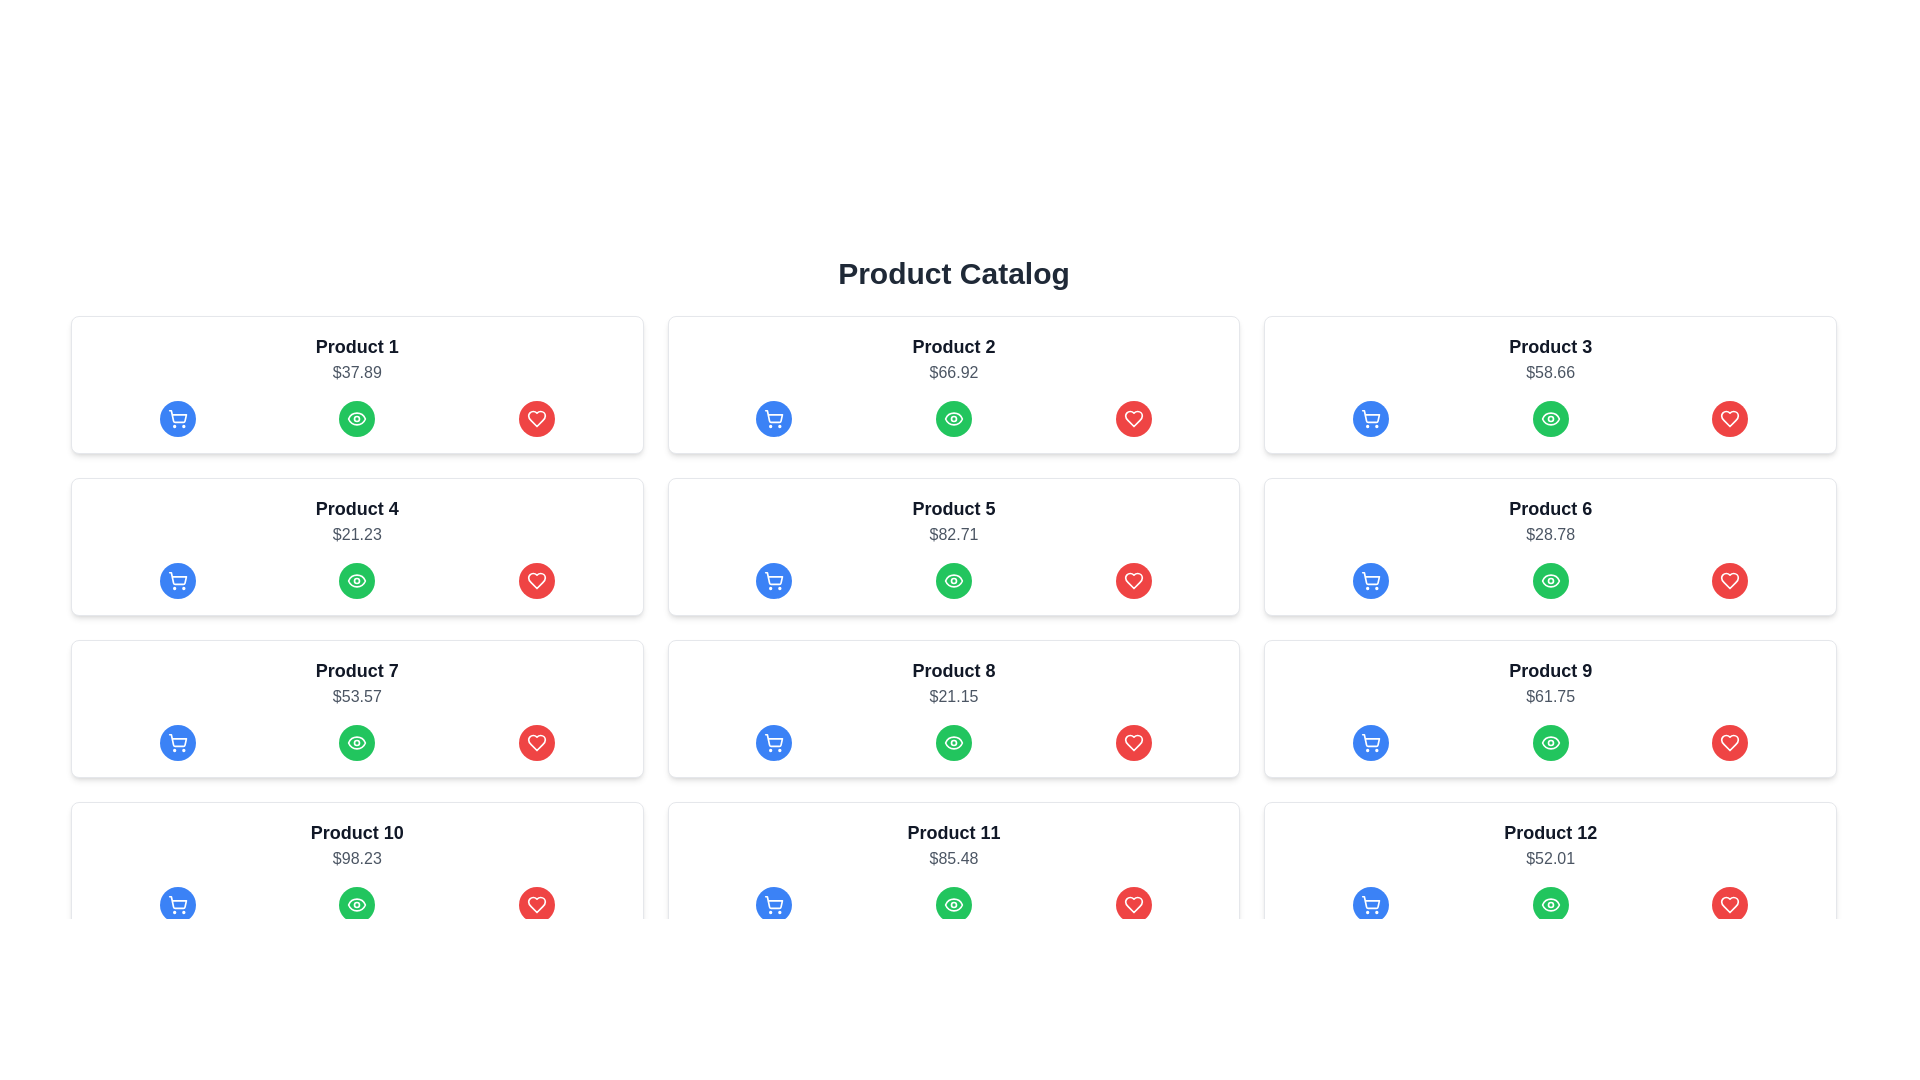 This screenshot has width=1920, height=1080. Describe the element at coordinates (1133, 743) in the screenshot. I see `the circular button with a red background and white heart icon` at that location.